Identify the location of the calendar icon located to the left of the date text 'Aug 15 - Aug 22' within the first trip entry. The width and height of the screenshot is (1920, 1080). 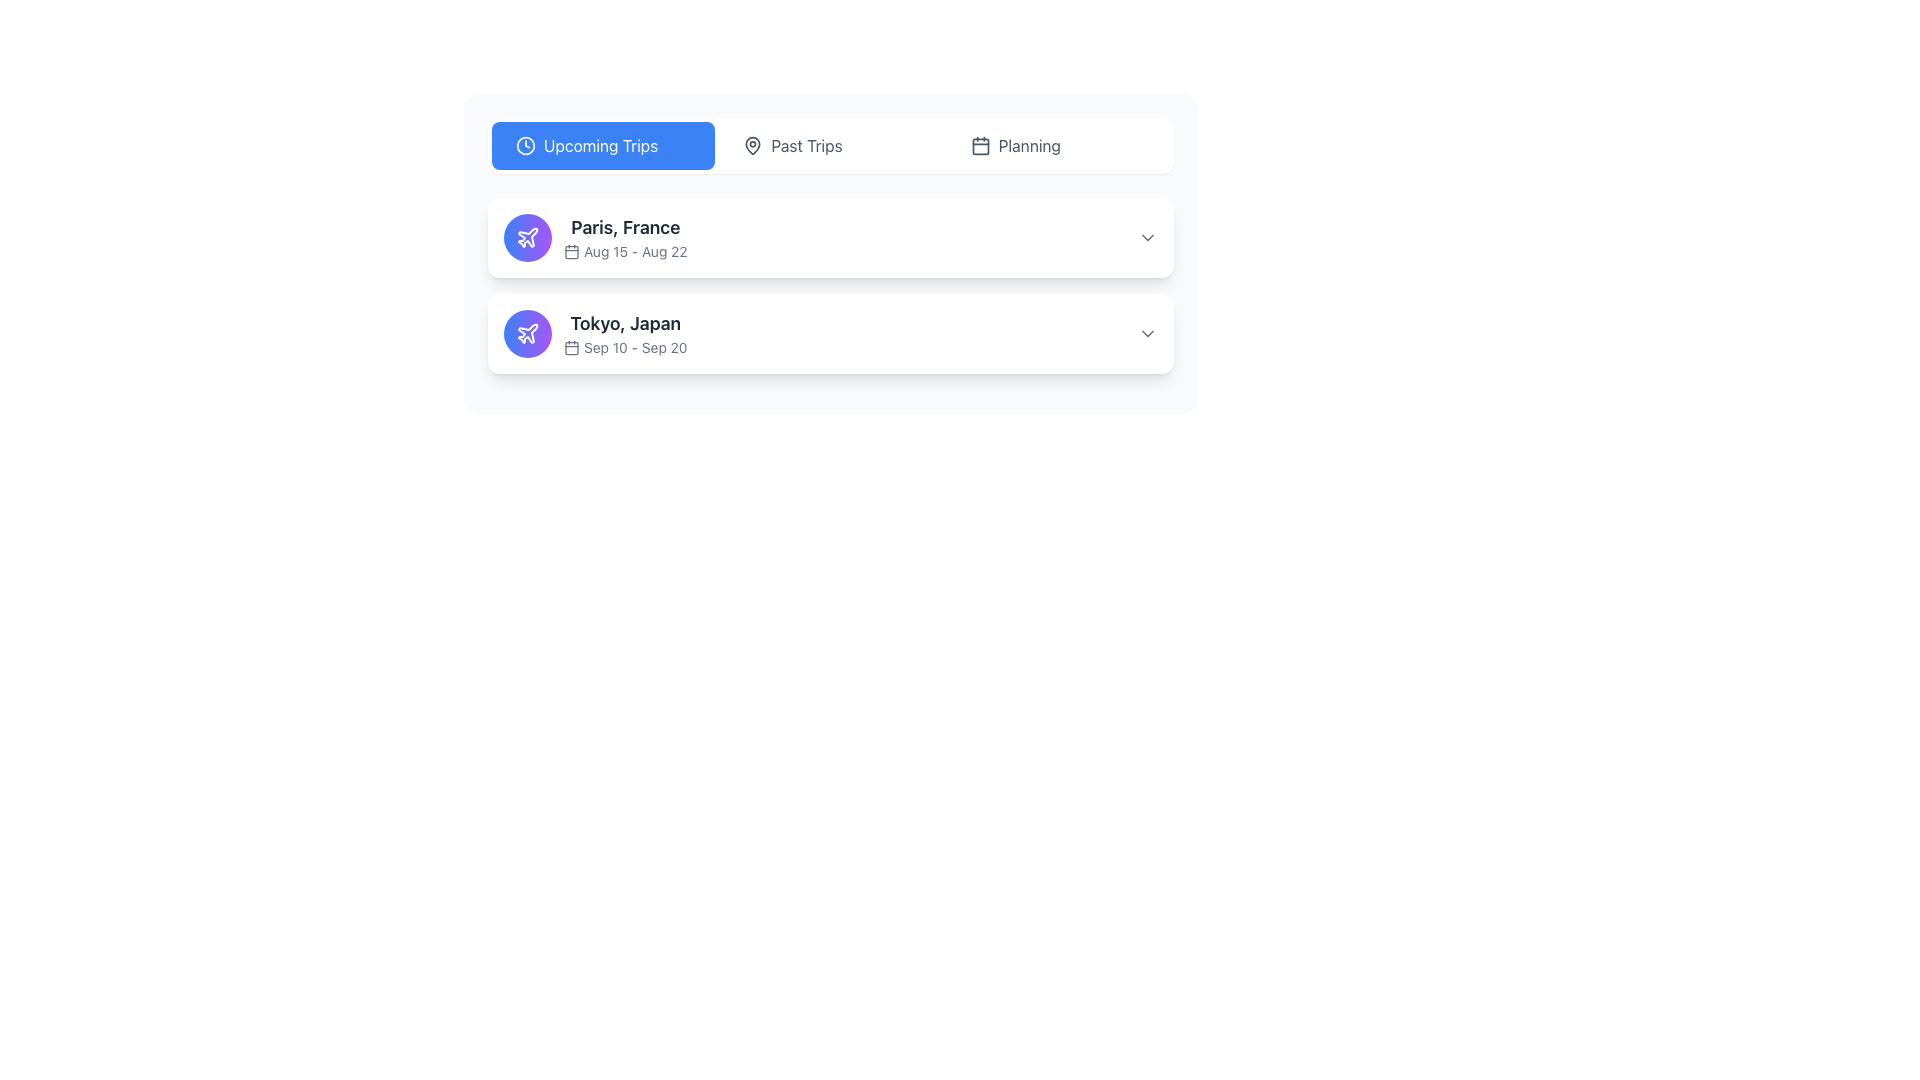
(570, 250).